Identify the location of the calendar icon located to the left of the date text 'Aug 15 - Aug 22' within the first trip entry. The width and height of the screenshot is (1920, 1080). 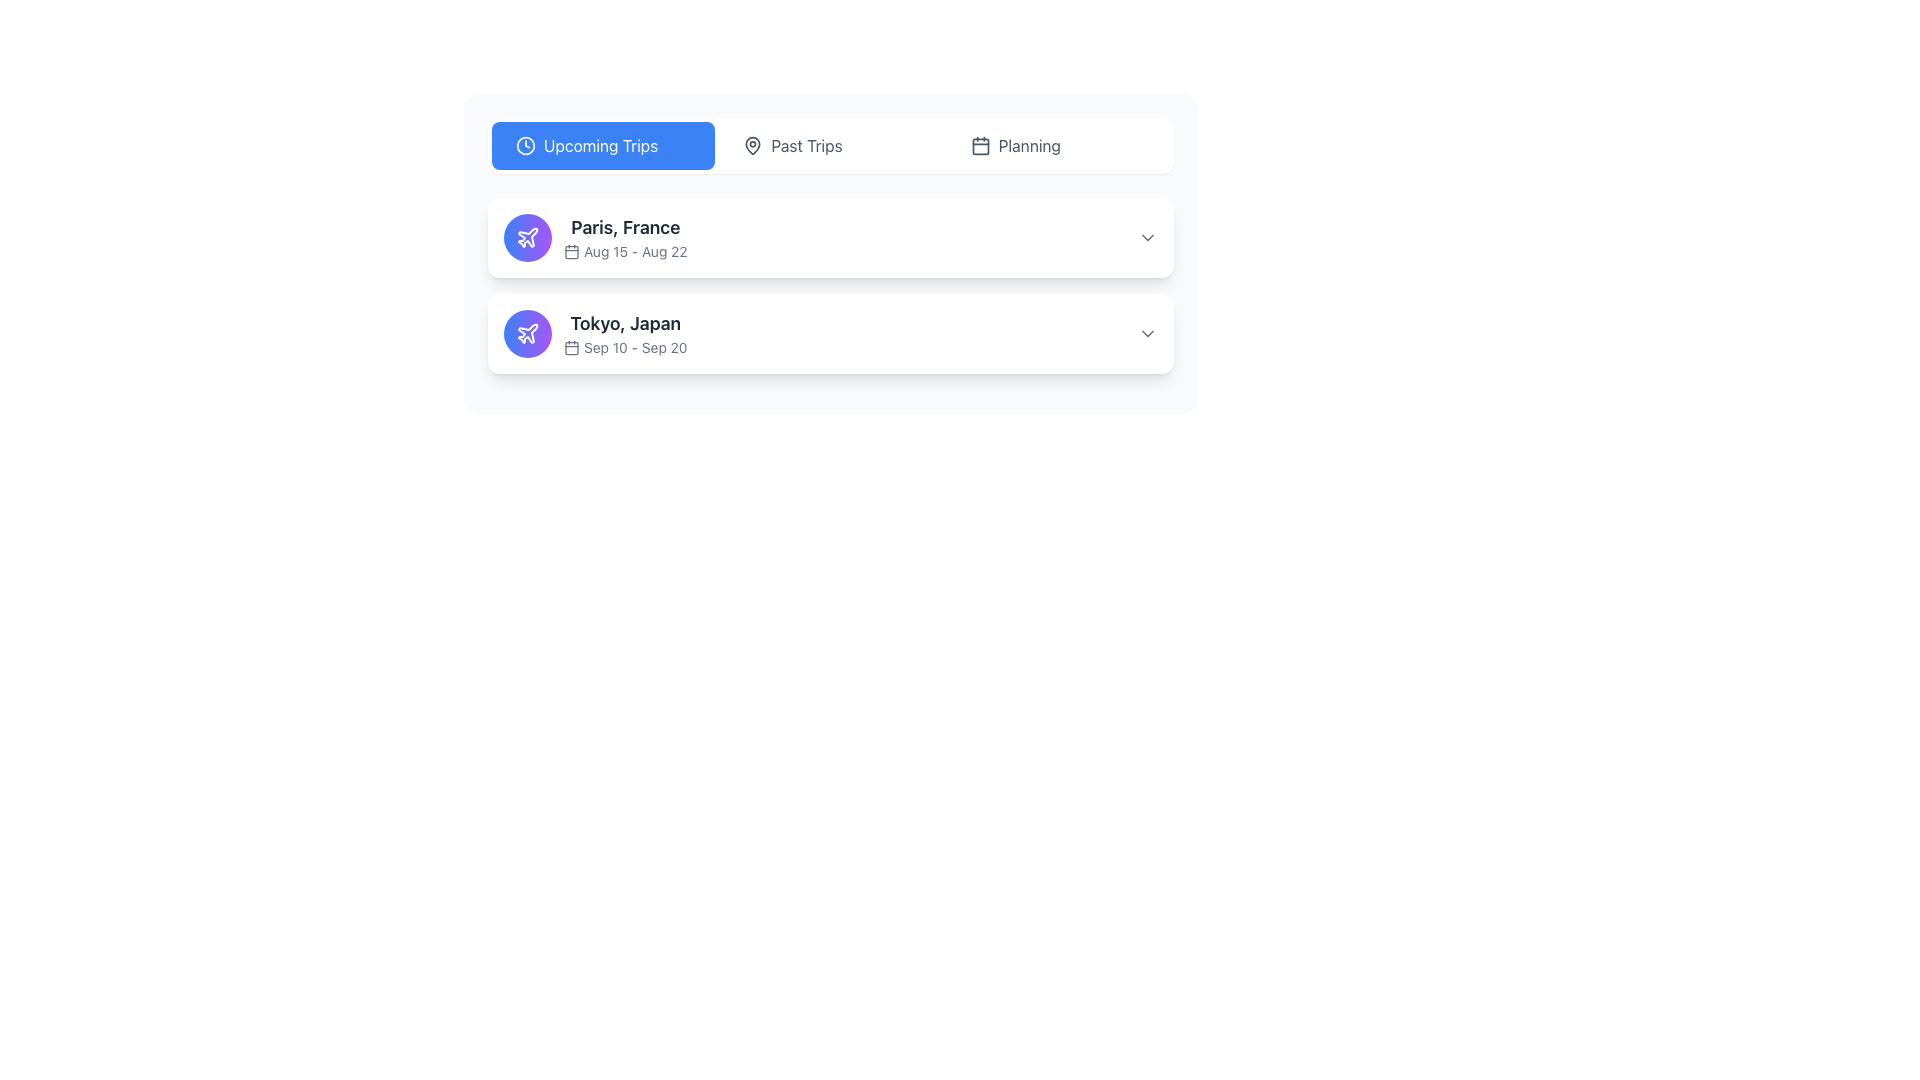
(570, 250).